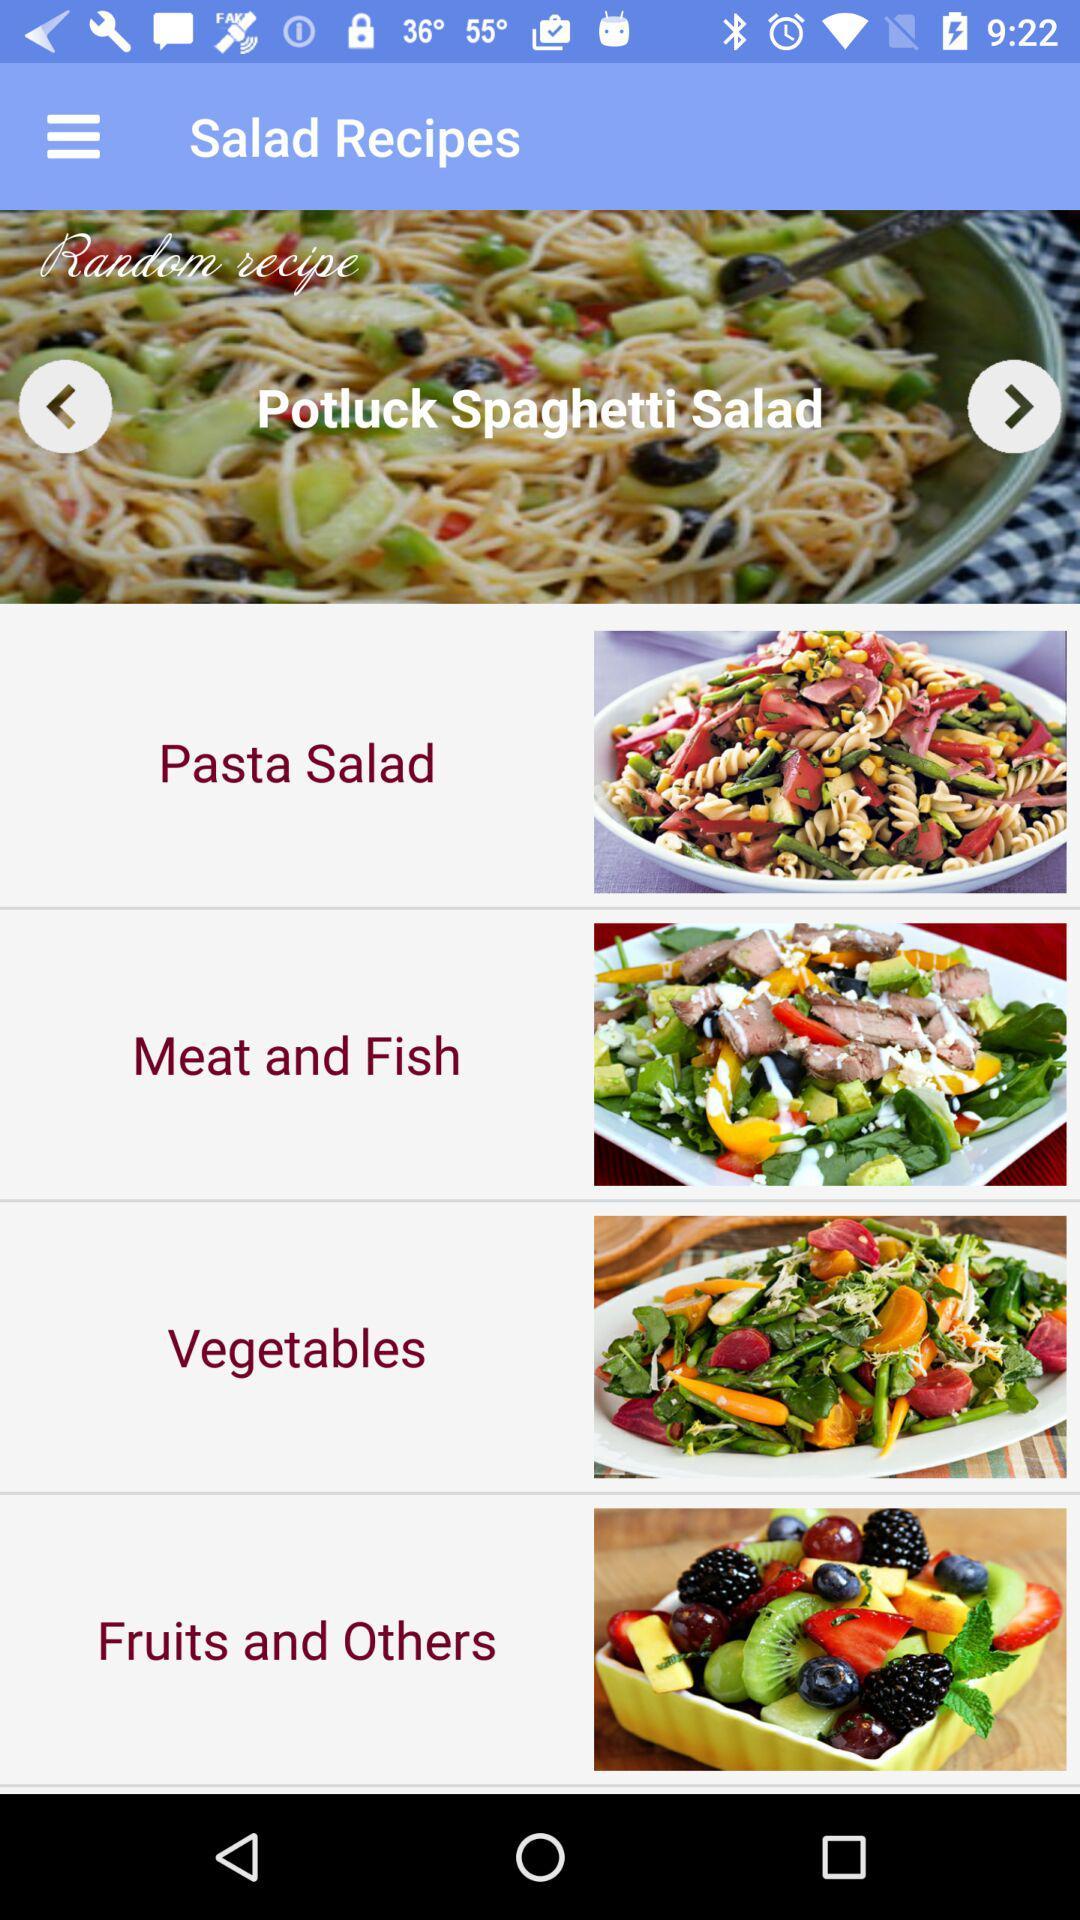 This screenshot has width=1080, height=1920. What do you see at coordinates (297, 760) in the screenshot?
I see `pasta salad icon` at bounding box center [297, 760].